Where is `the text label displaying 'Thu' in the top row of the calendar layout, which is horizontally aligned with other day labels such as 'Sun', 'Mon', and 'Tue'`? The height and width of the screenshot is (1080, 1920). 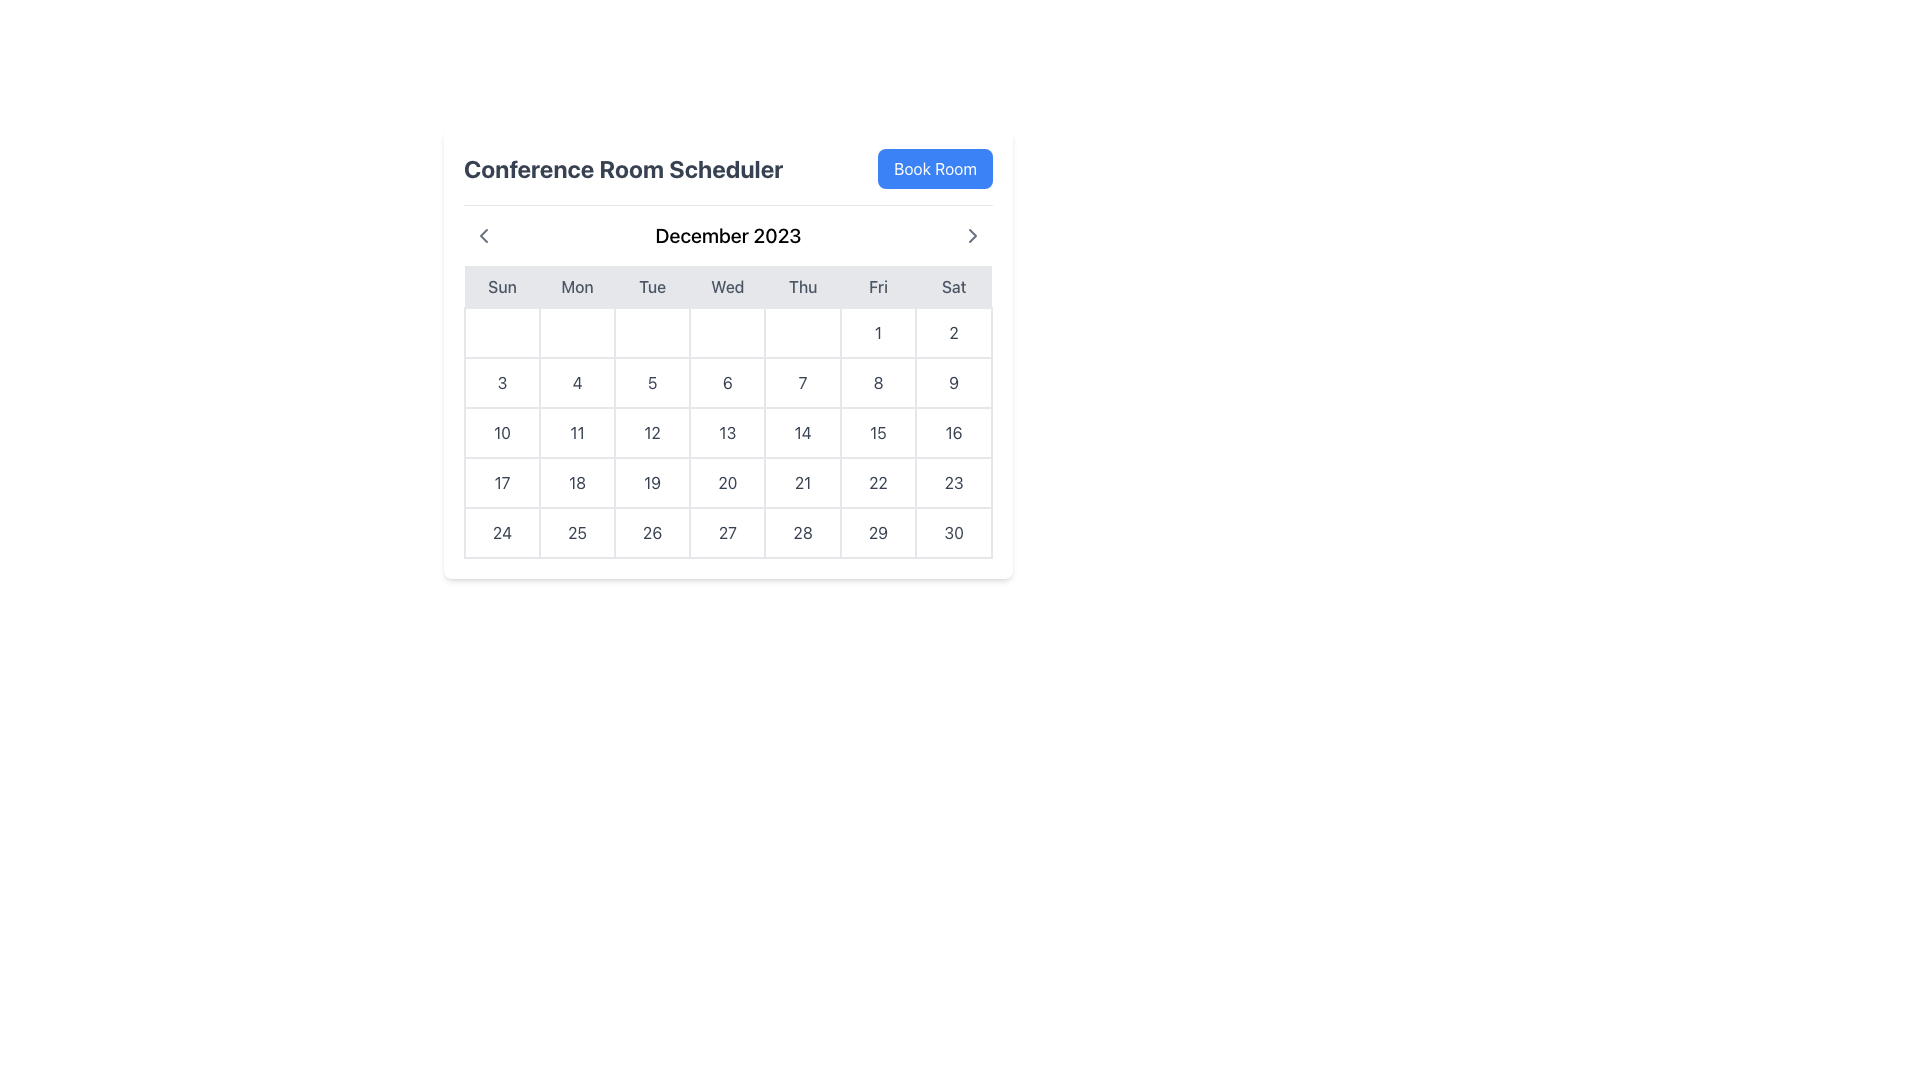
the text label displaying 'Thu' in the top row of the calendar layout, which is horizontally aligned with other day labels such as 'Sun', 'Mon', and 'Tue' is located at coordinates (803, 287).